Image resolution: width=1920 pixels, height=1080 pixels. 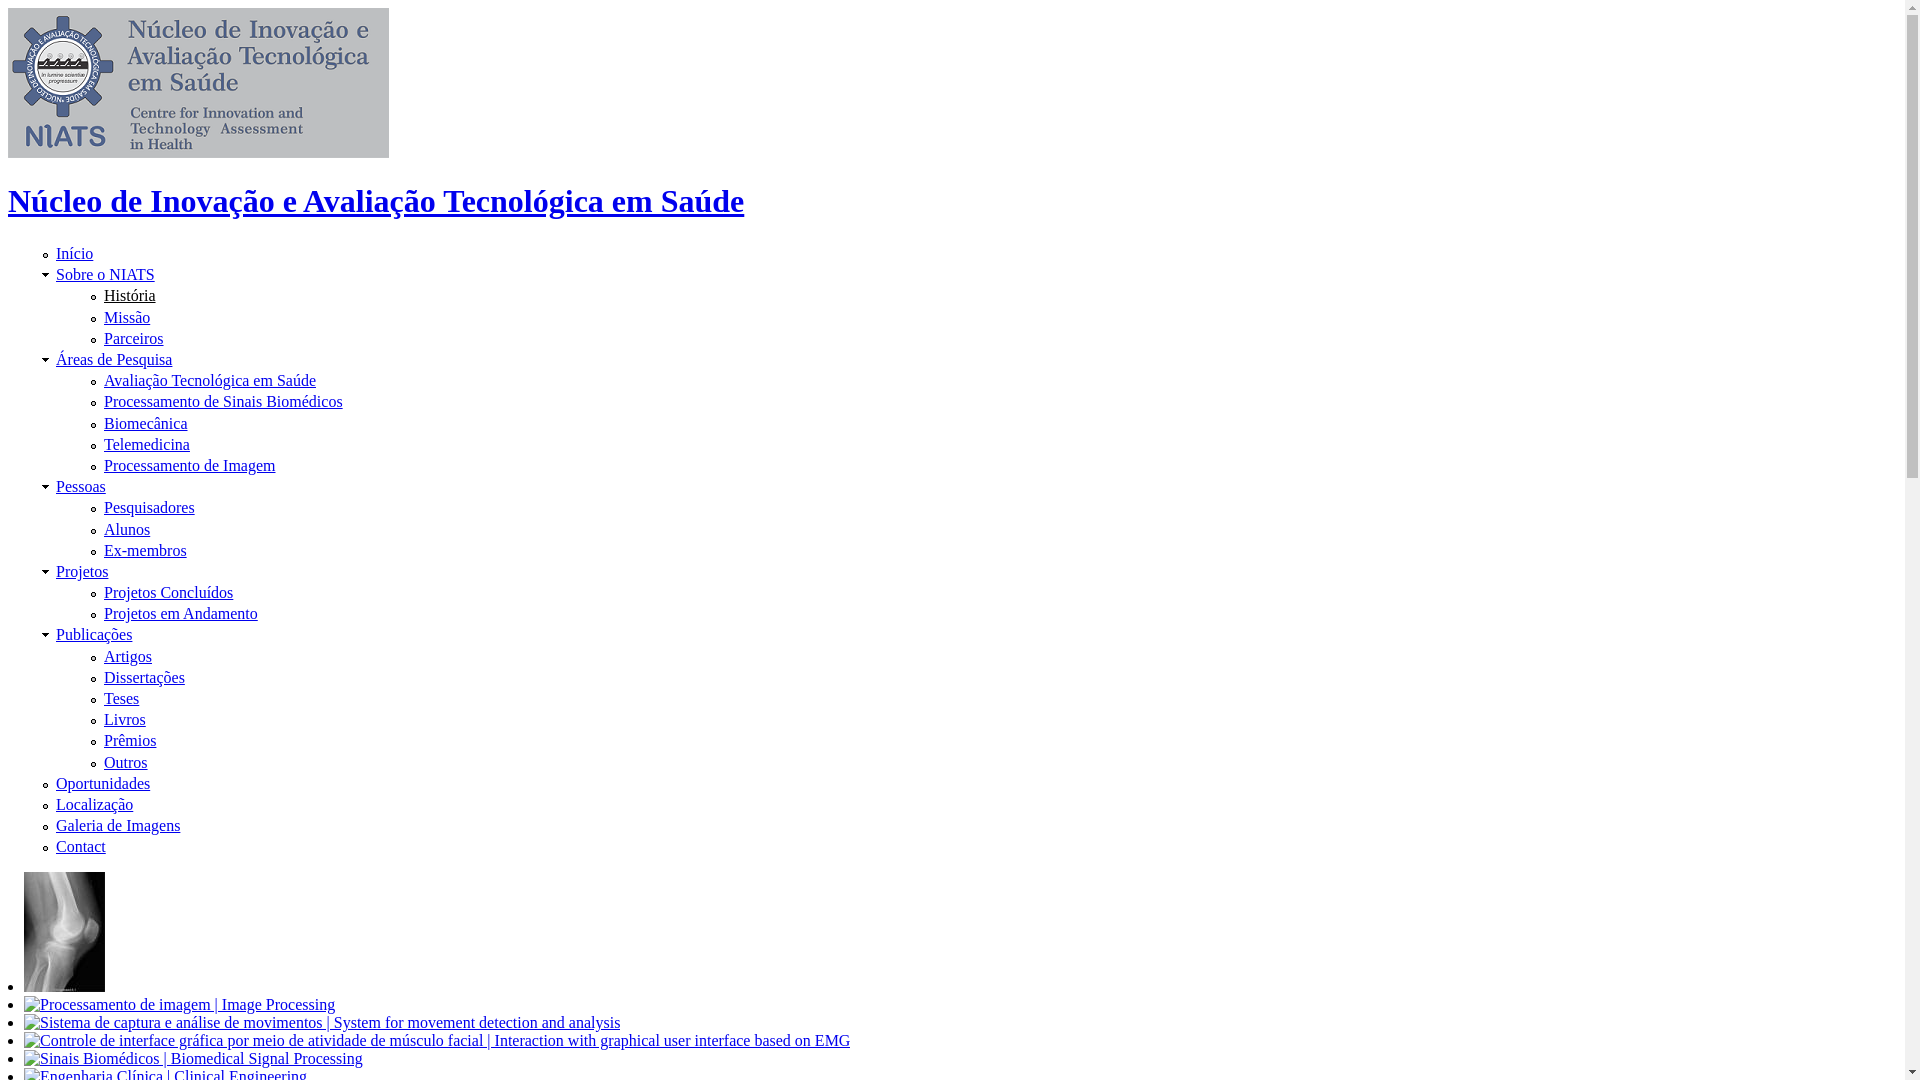 I want to click on 'Alunos', so click(x=125, y=527).